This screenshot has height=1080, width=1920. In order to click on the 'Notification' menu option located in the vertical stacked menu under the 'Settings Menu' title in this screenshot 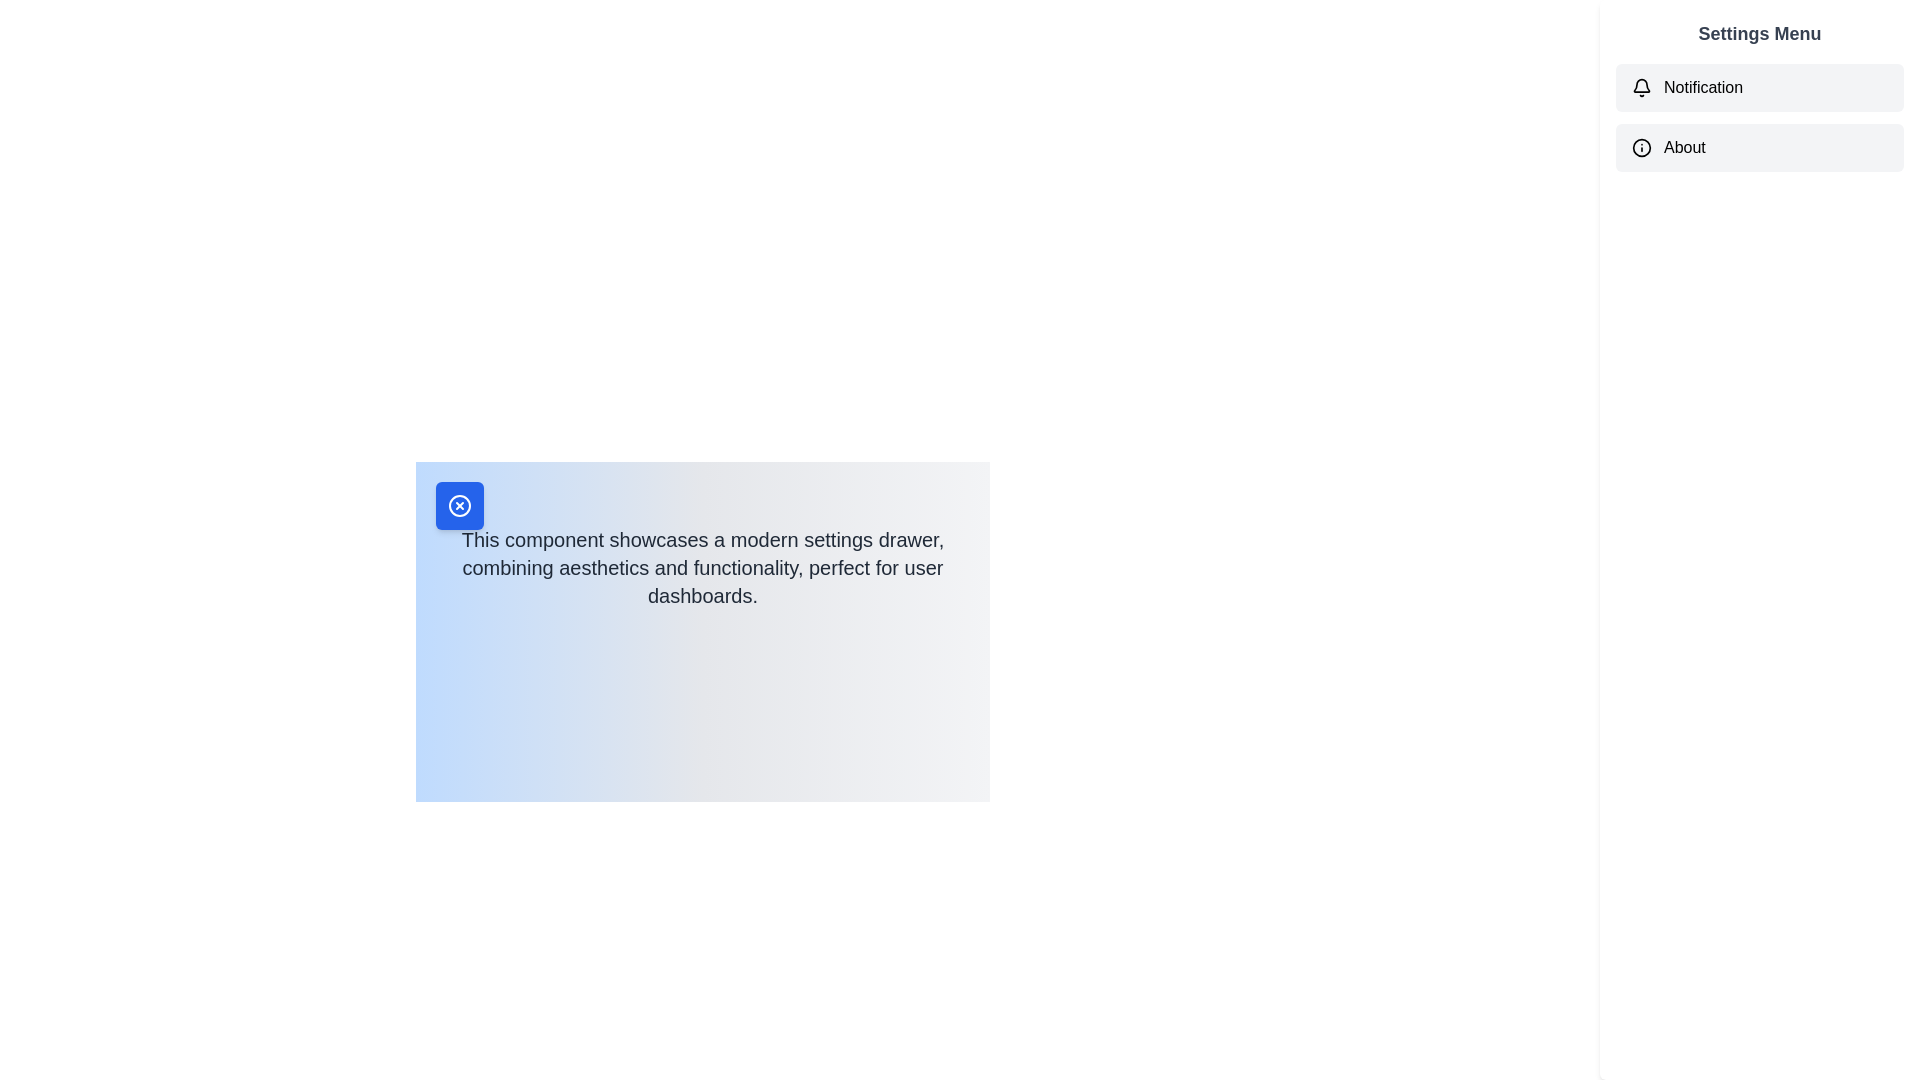, I will do `click(1760, 118)`.